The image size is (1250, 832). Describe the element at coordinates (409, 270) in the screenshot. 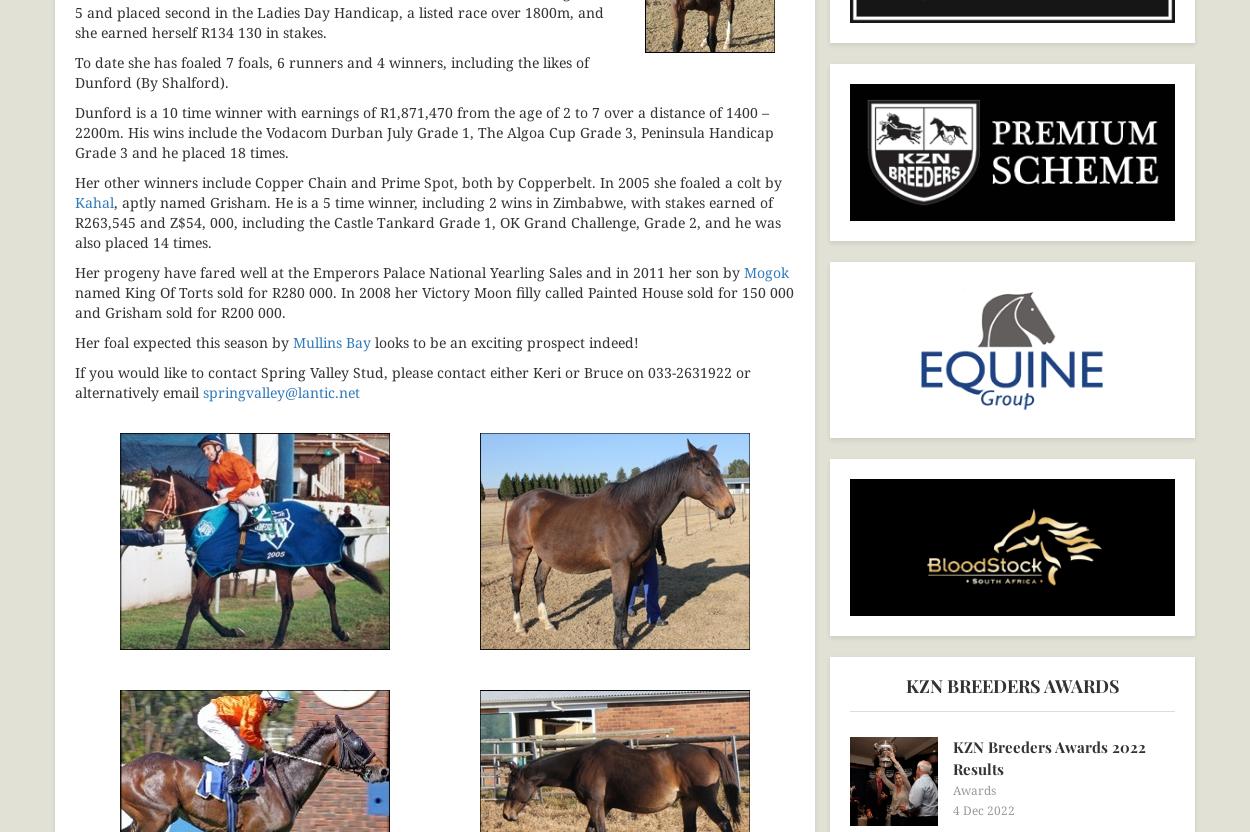

I see `'Her progeny have fared well at the Emperors Palace National Yearling Sales and in 2011 her son by'` at that location.